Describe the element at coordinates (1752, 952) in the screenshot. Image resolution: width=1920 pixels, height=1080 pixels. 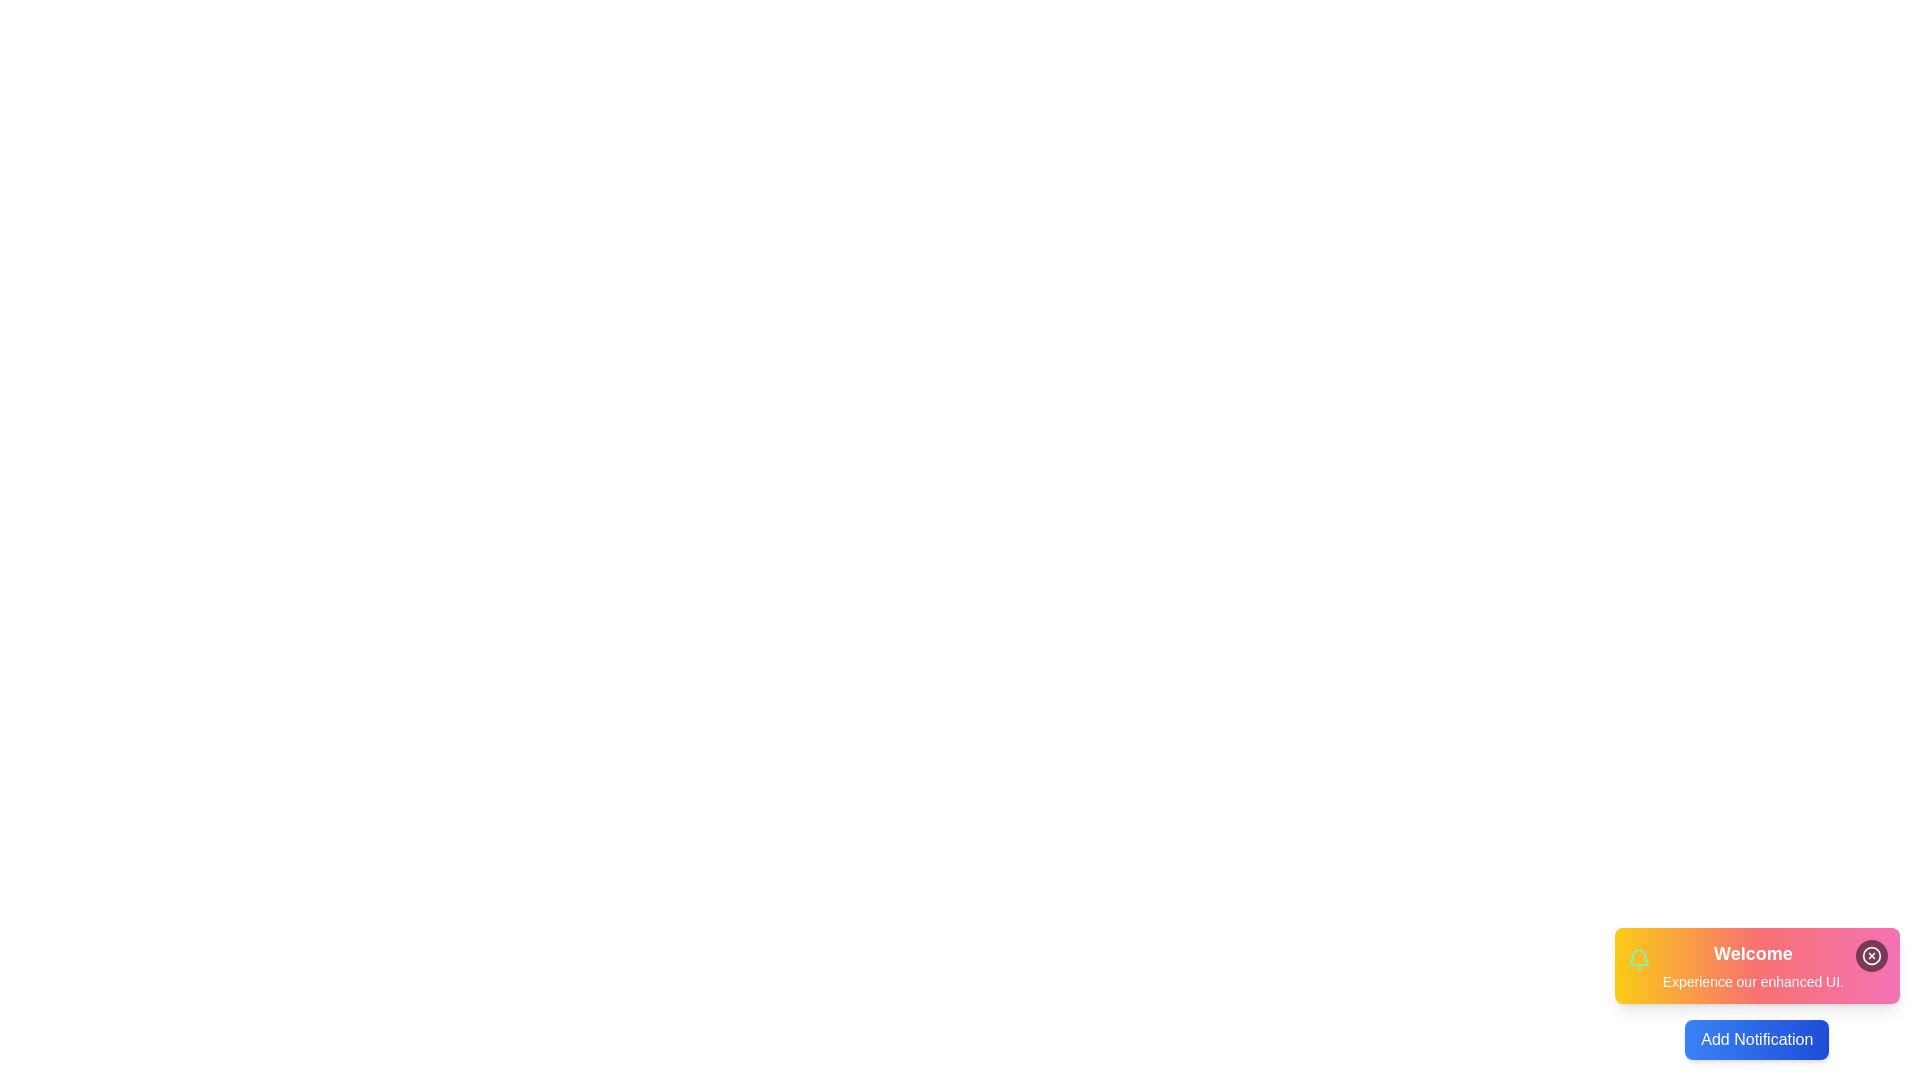
I see `the 'Welcome' text label, which is prominently displayed in large, bold font with a colorful gradient background transitioning from orange to pink` at that location.